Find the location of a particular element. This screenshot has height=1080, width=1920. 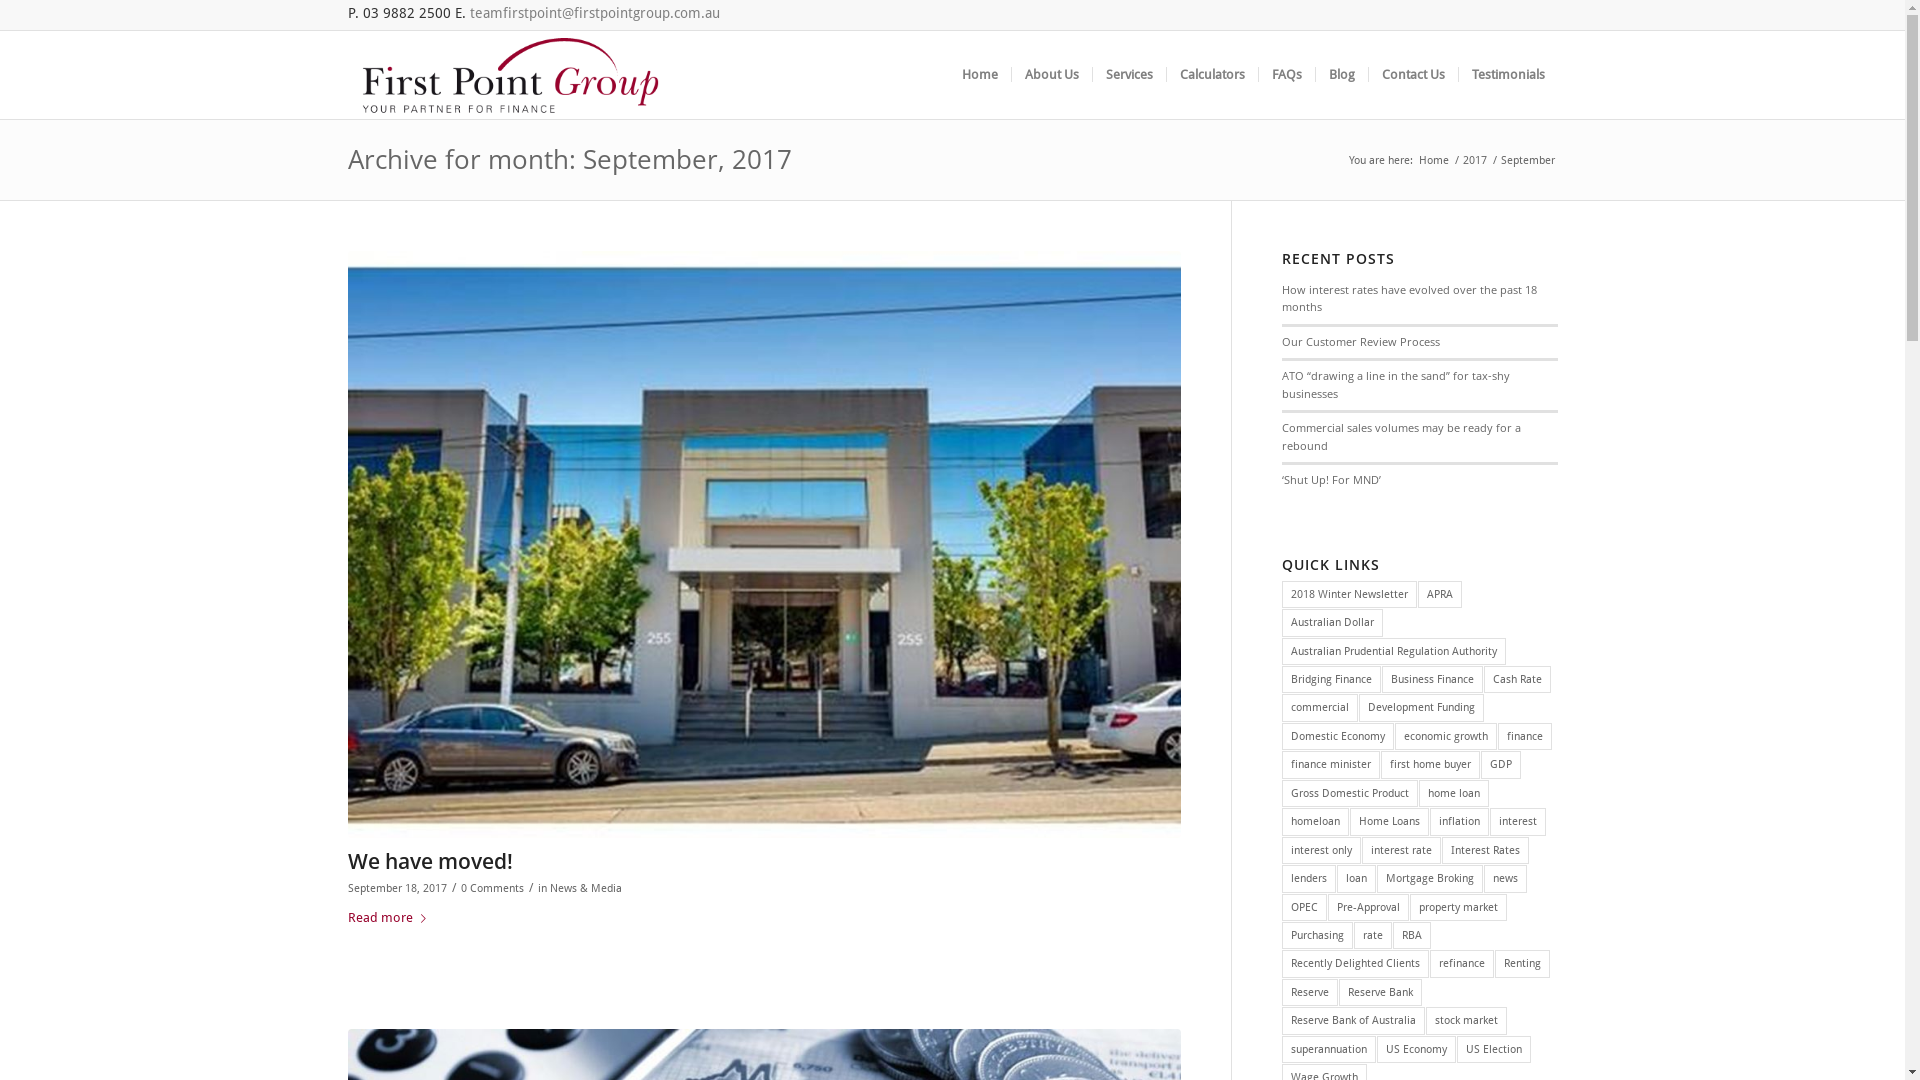

'finance' is located at coordinates (1524, 736).